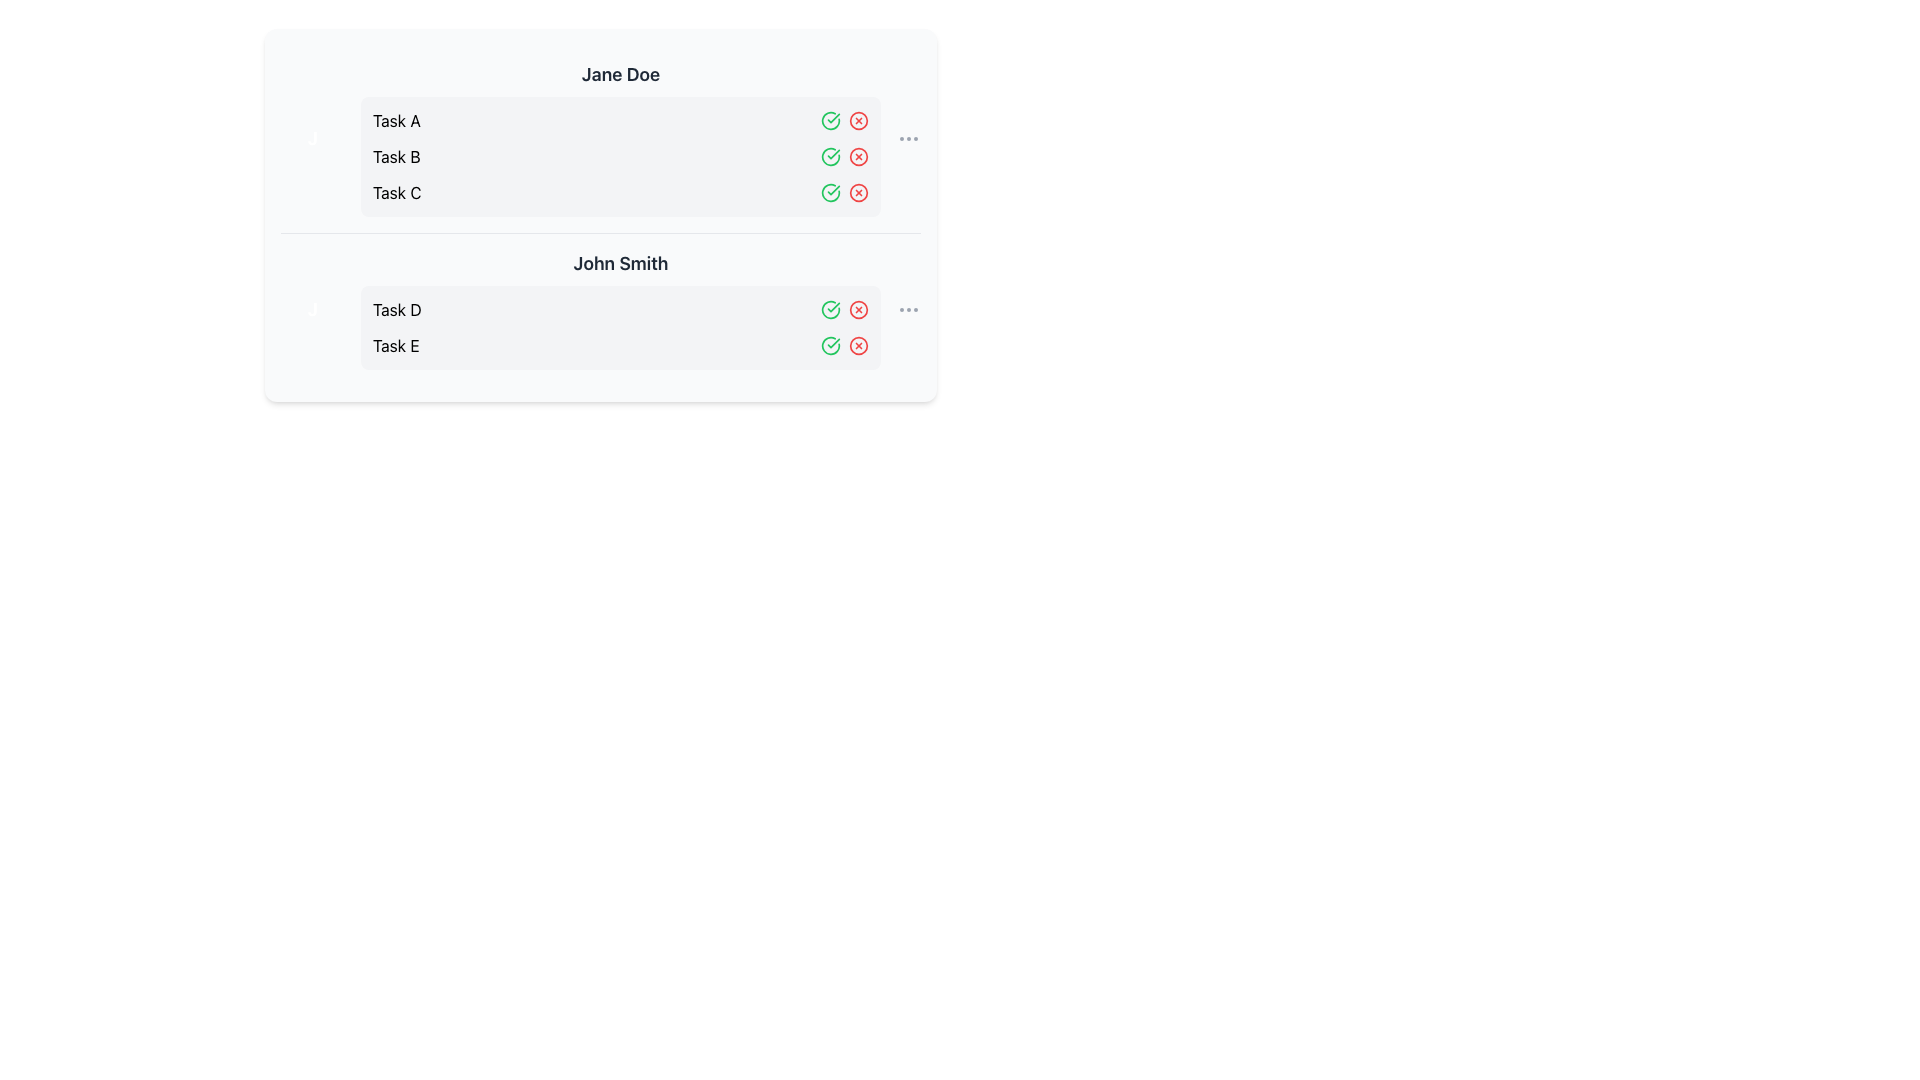  Describe the element at coordinates (907, 137) in the screenshot. I see `the ellipsis button located at the top right of Jane Doe's task section` at that location.